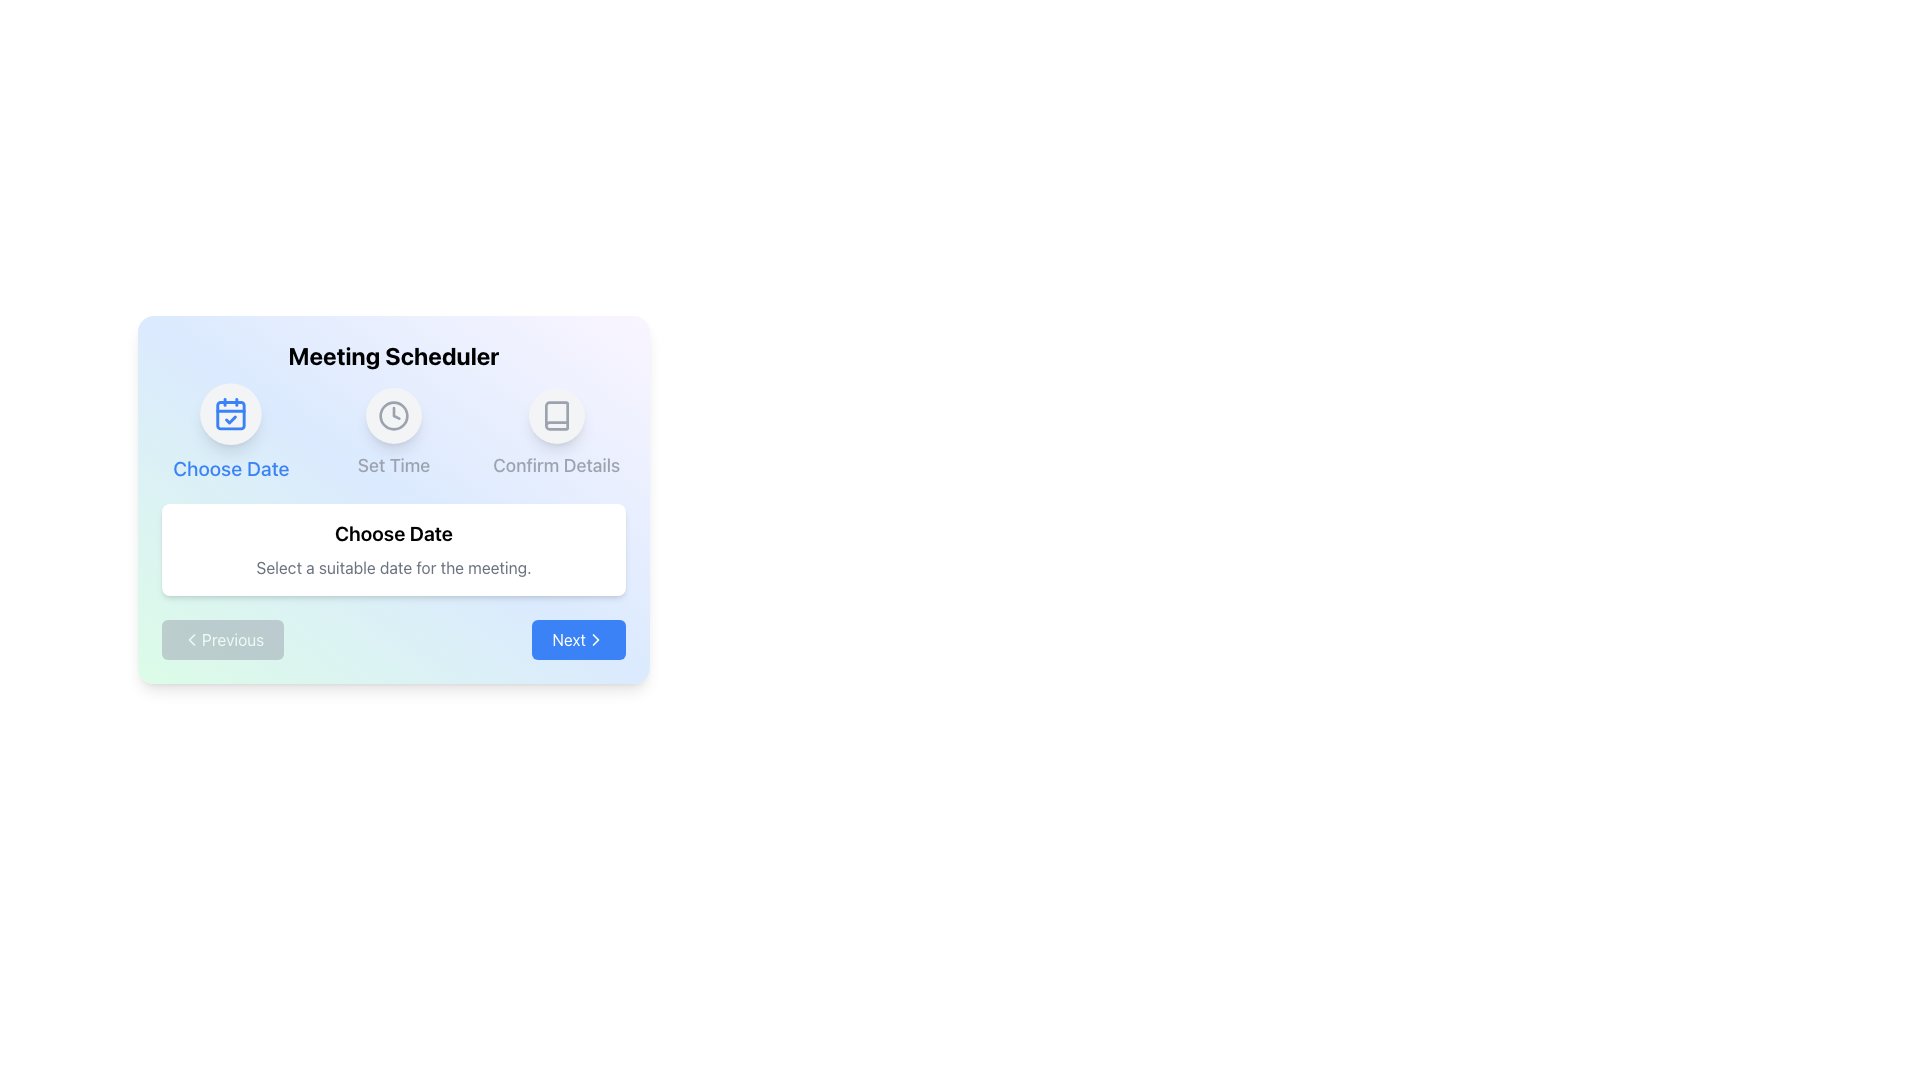  I want to click on the informational block with the heading 'Choose Date' and subtitle 'Select a suitable date for the meeting.', so click(393, 550).